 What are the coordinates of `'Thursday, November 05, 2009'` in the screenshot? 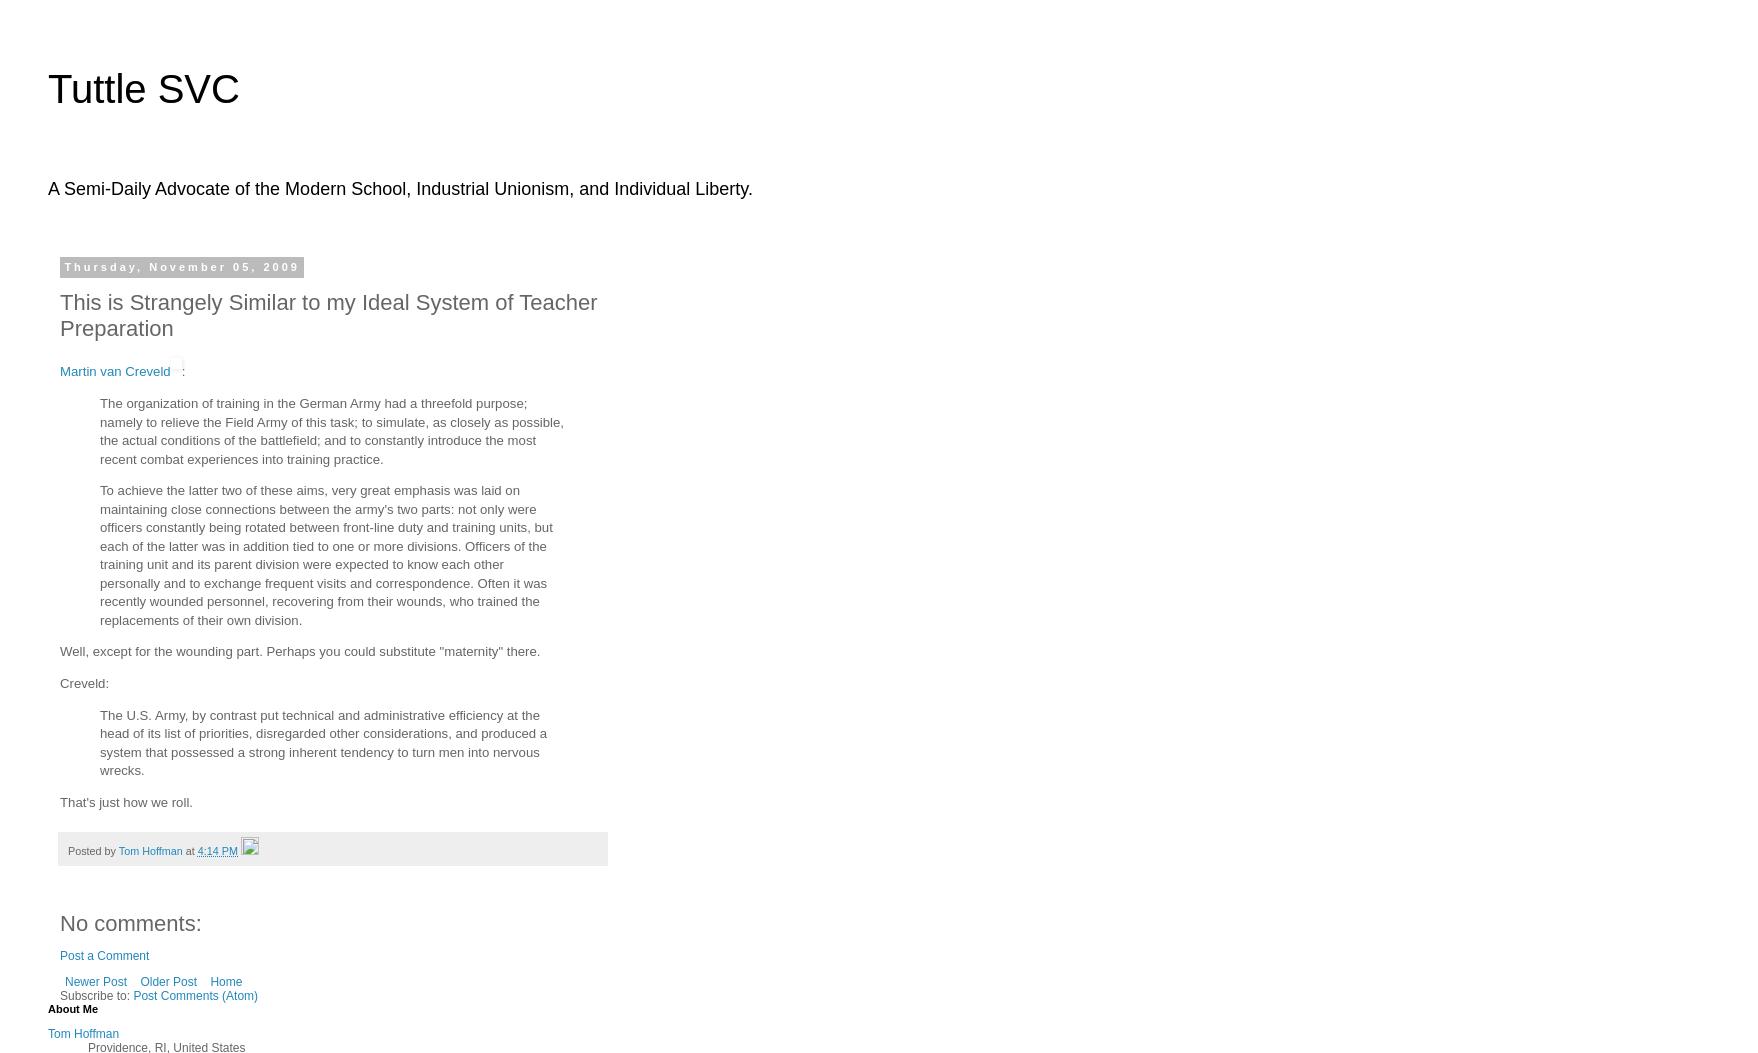 It's located at (180, 266).